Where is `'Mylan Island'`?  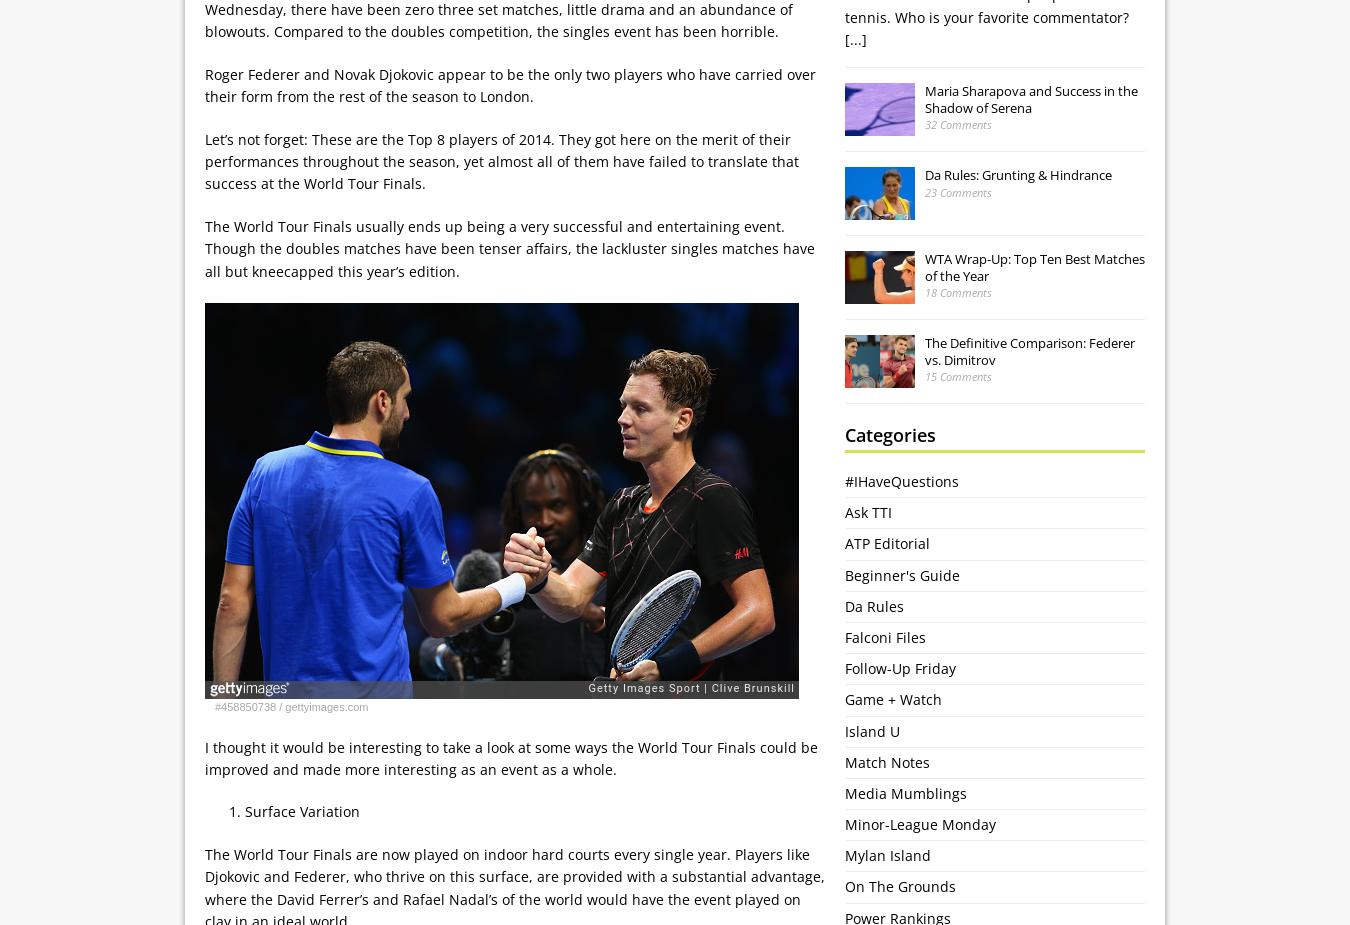
'Mylan Island' is located at coordinates (888, 855).